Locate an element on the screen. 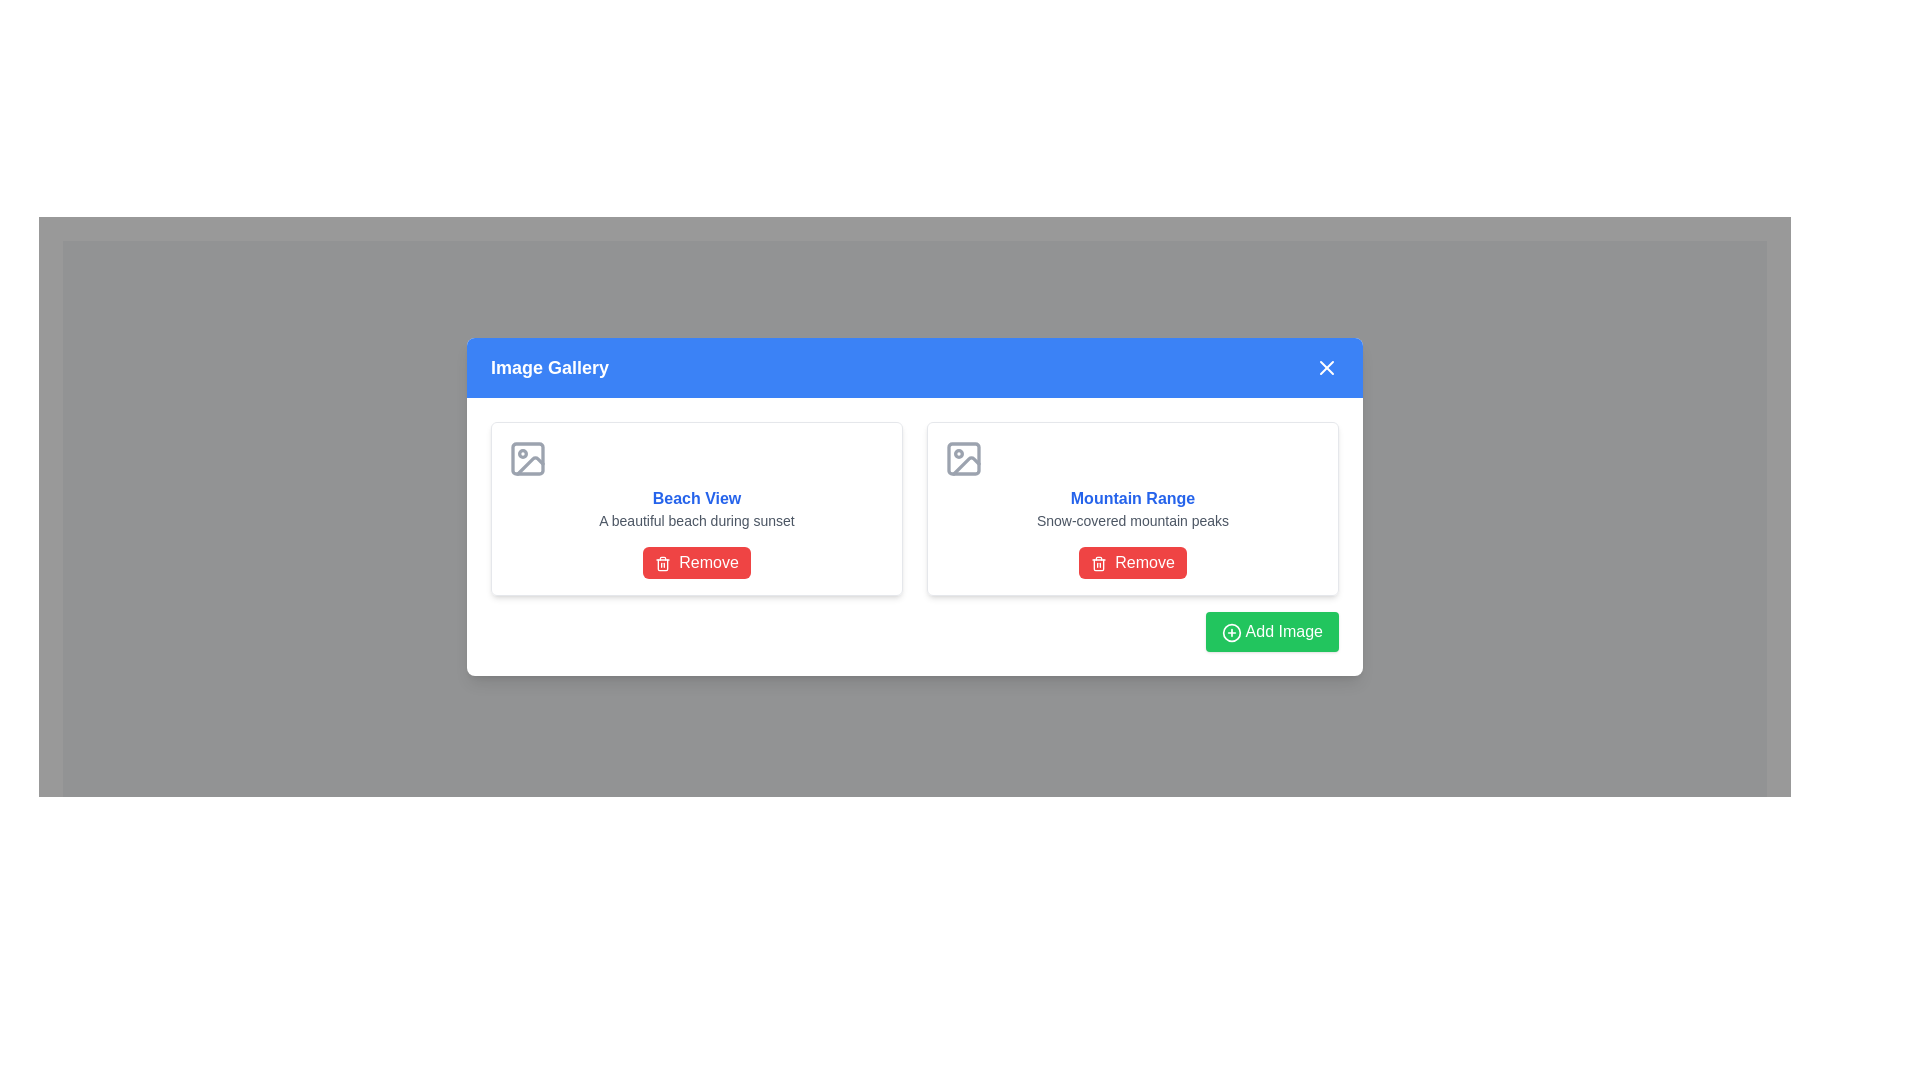  the close button, represented by an 'X' icon, located in the top-right corner of the blue title bar of the image gallery dialog box is located at coordinates (1326, 367).